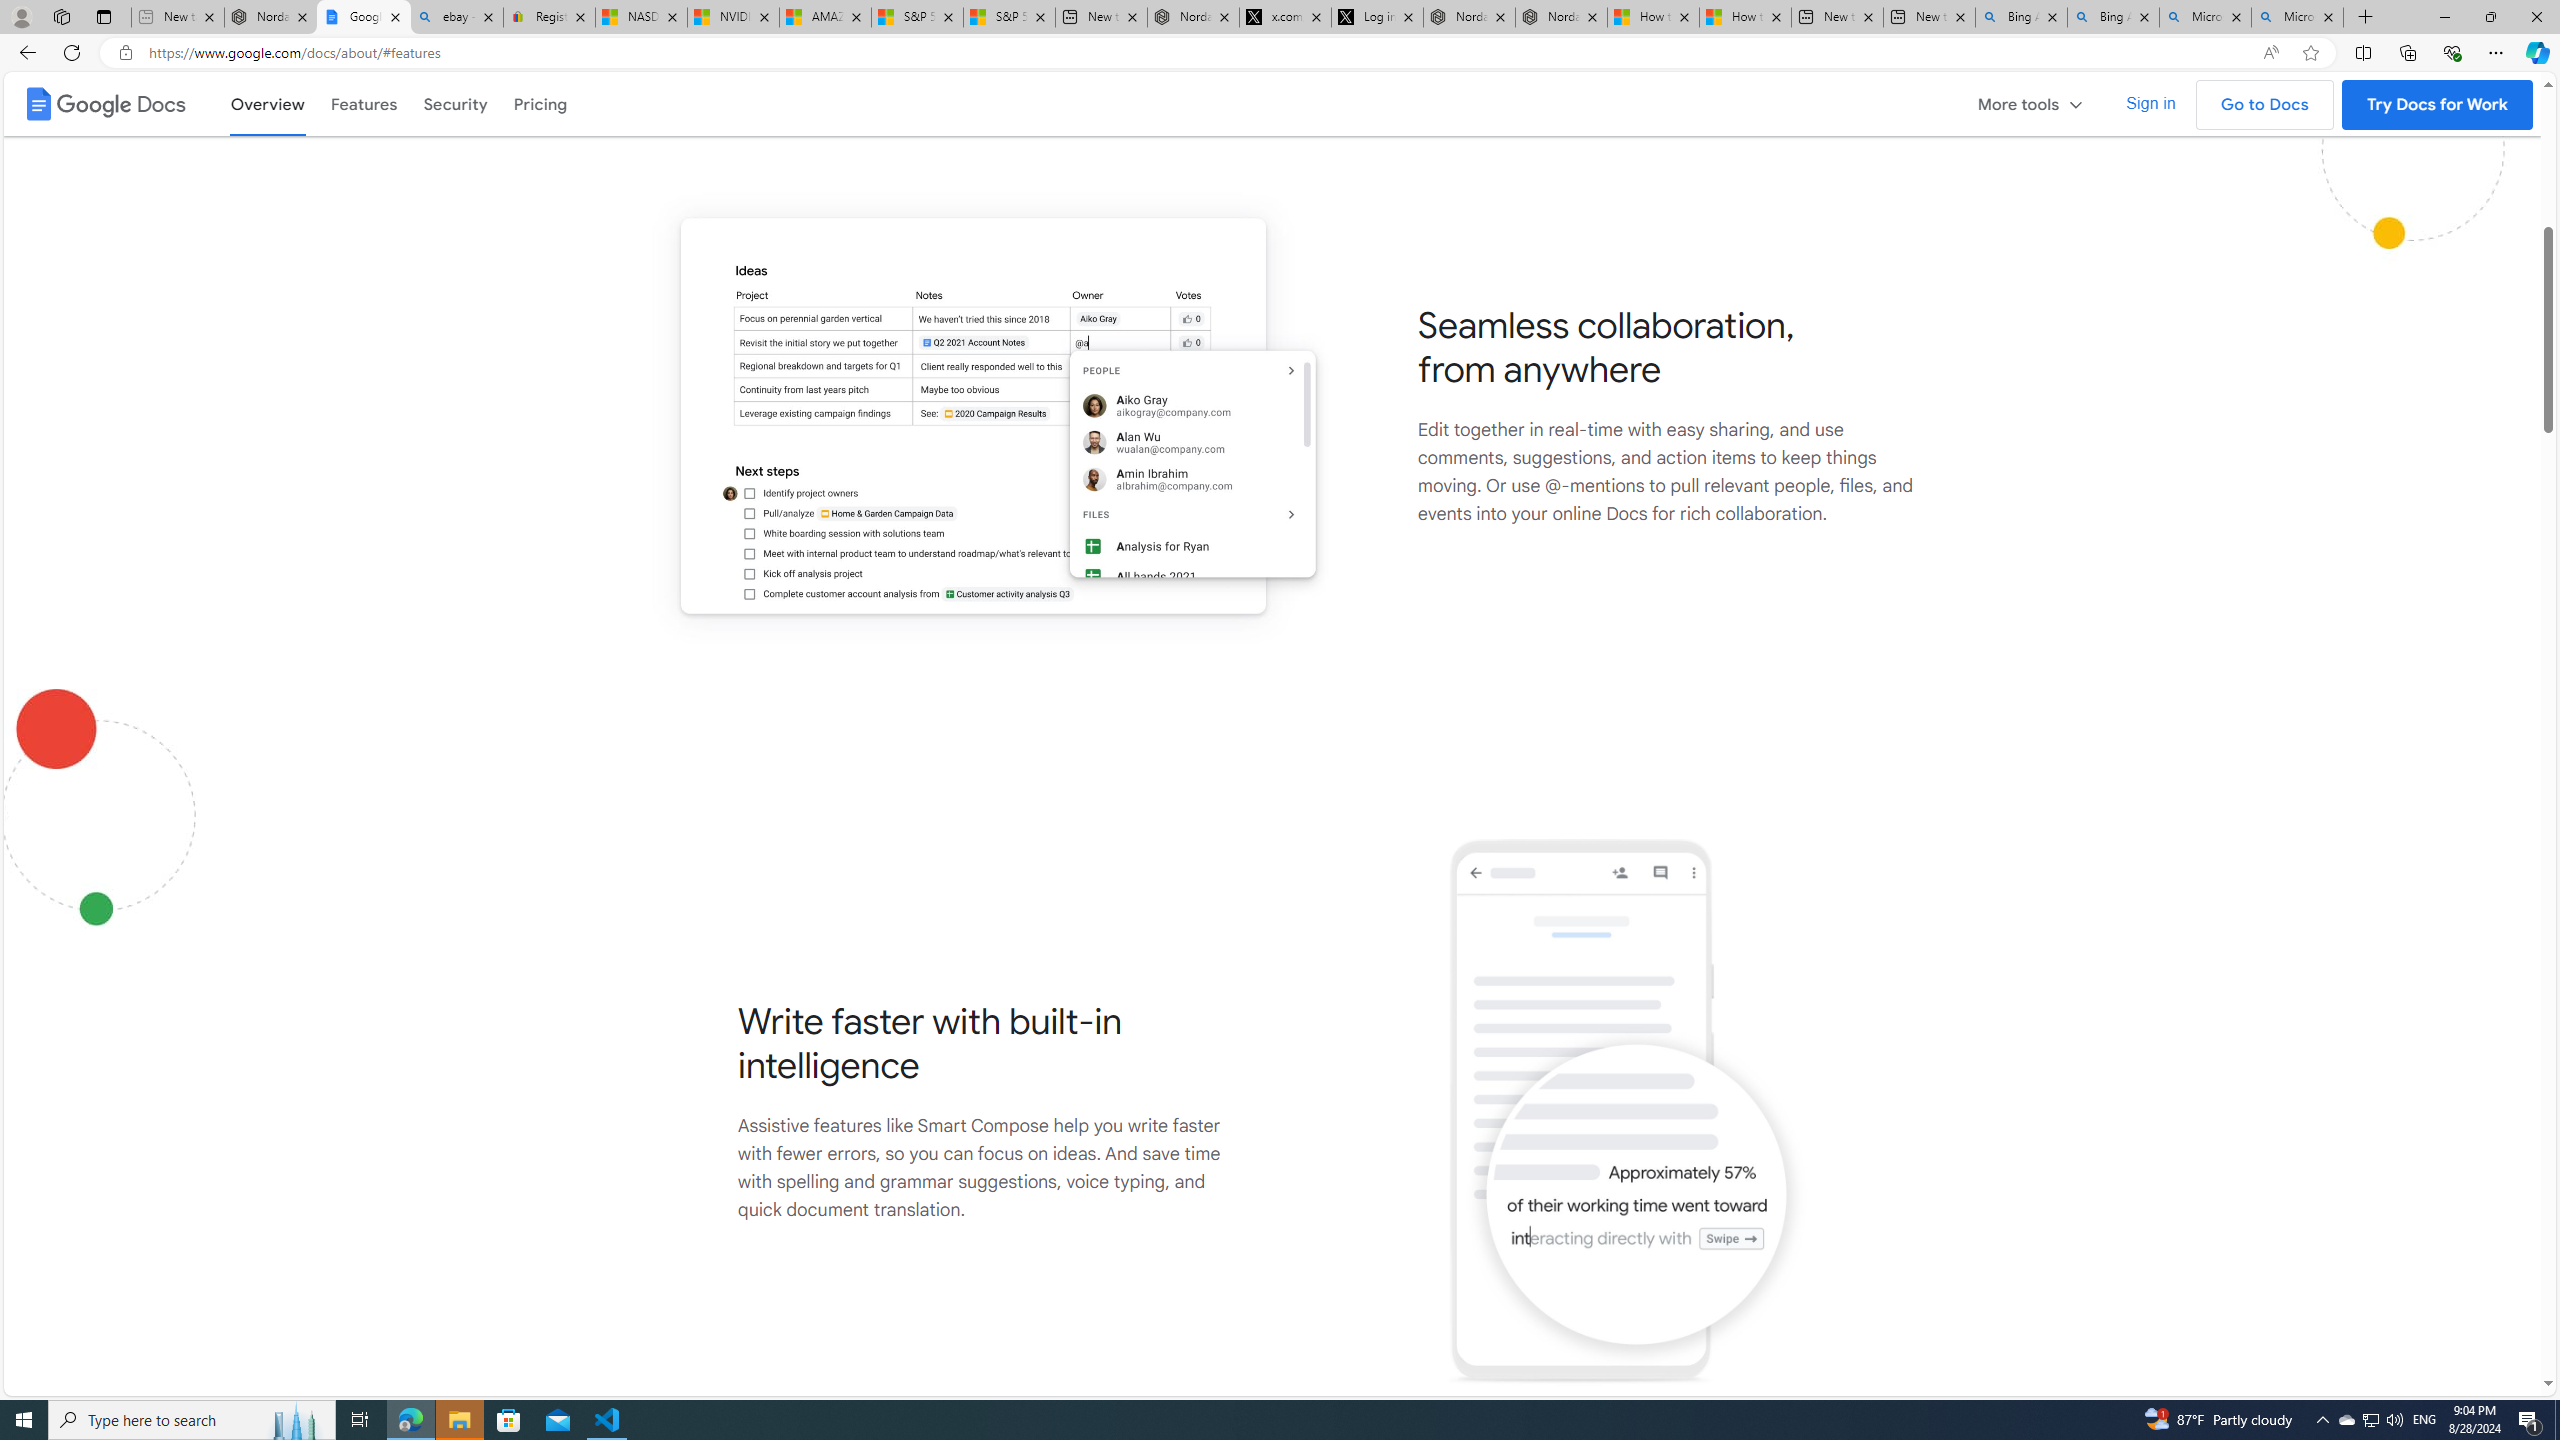 This screenshot has width=2560, height=1440. Describe the element at coordinates (2112, 16) in the screenshot. I see `'Bing AI - Search'` at that location.